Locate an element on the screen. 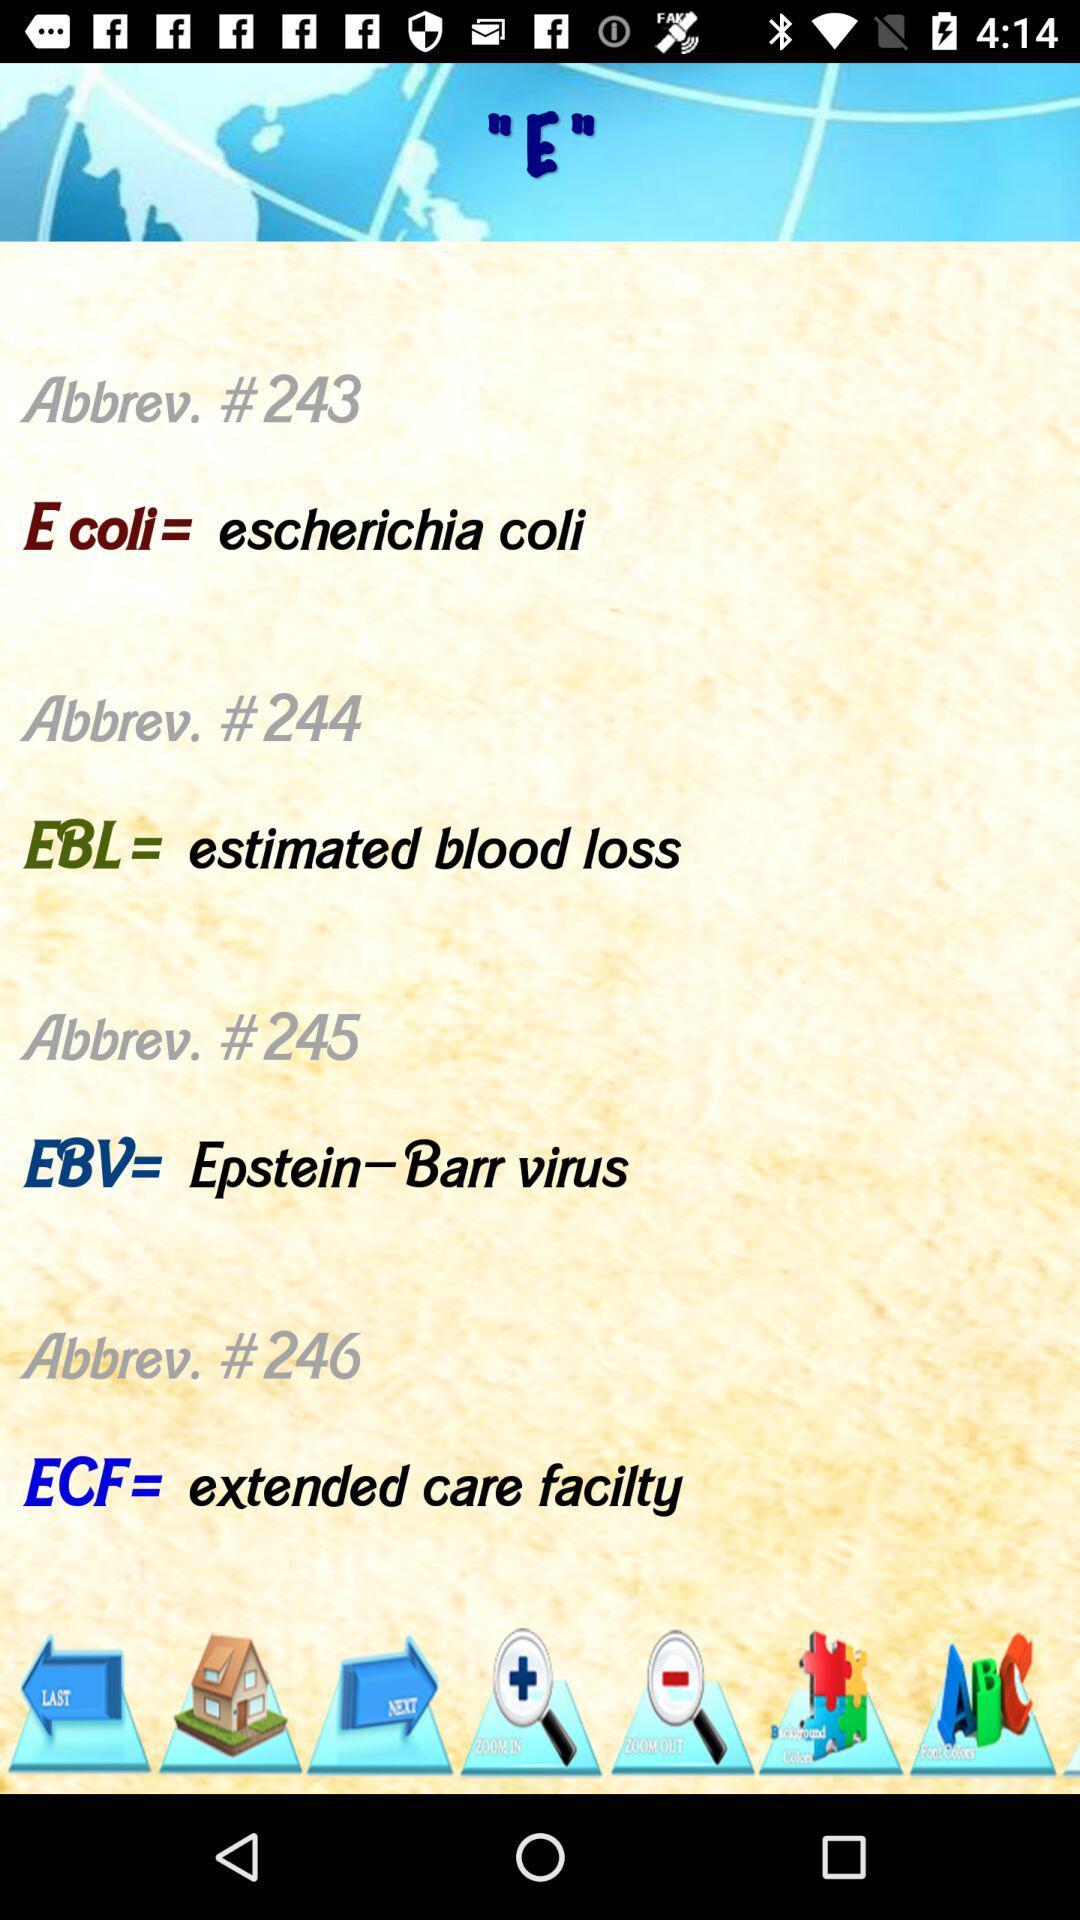 The width and height of the screenshot is (1080, 1920). the icon below the abbrev 	243	 	e is located at coordinates (228, 1702).